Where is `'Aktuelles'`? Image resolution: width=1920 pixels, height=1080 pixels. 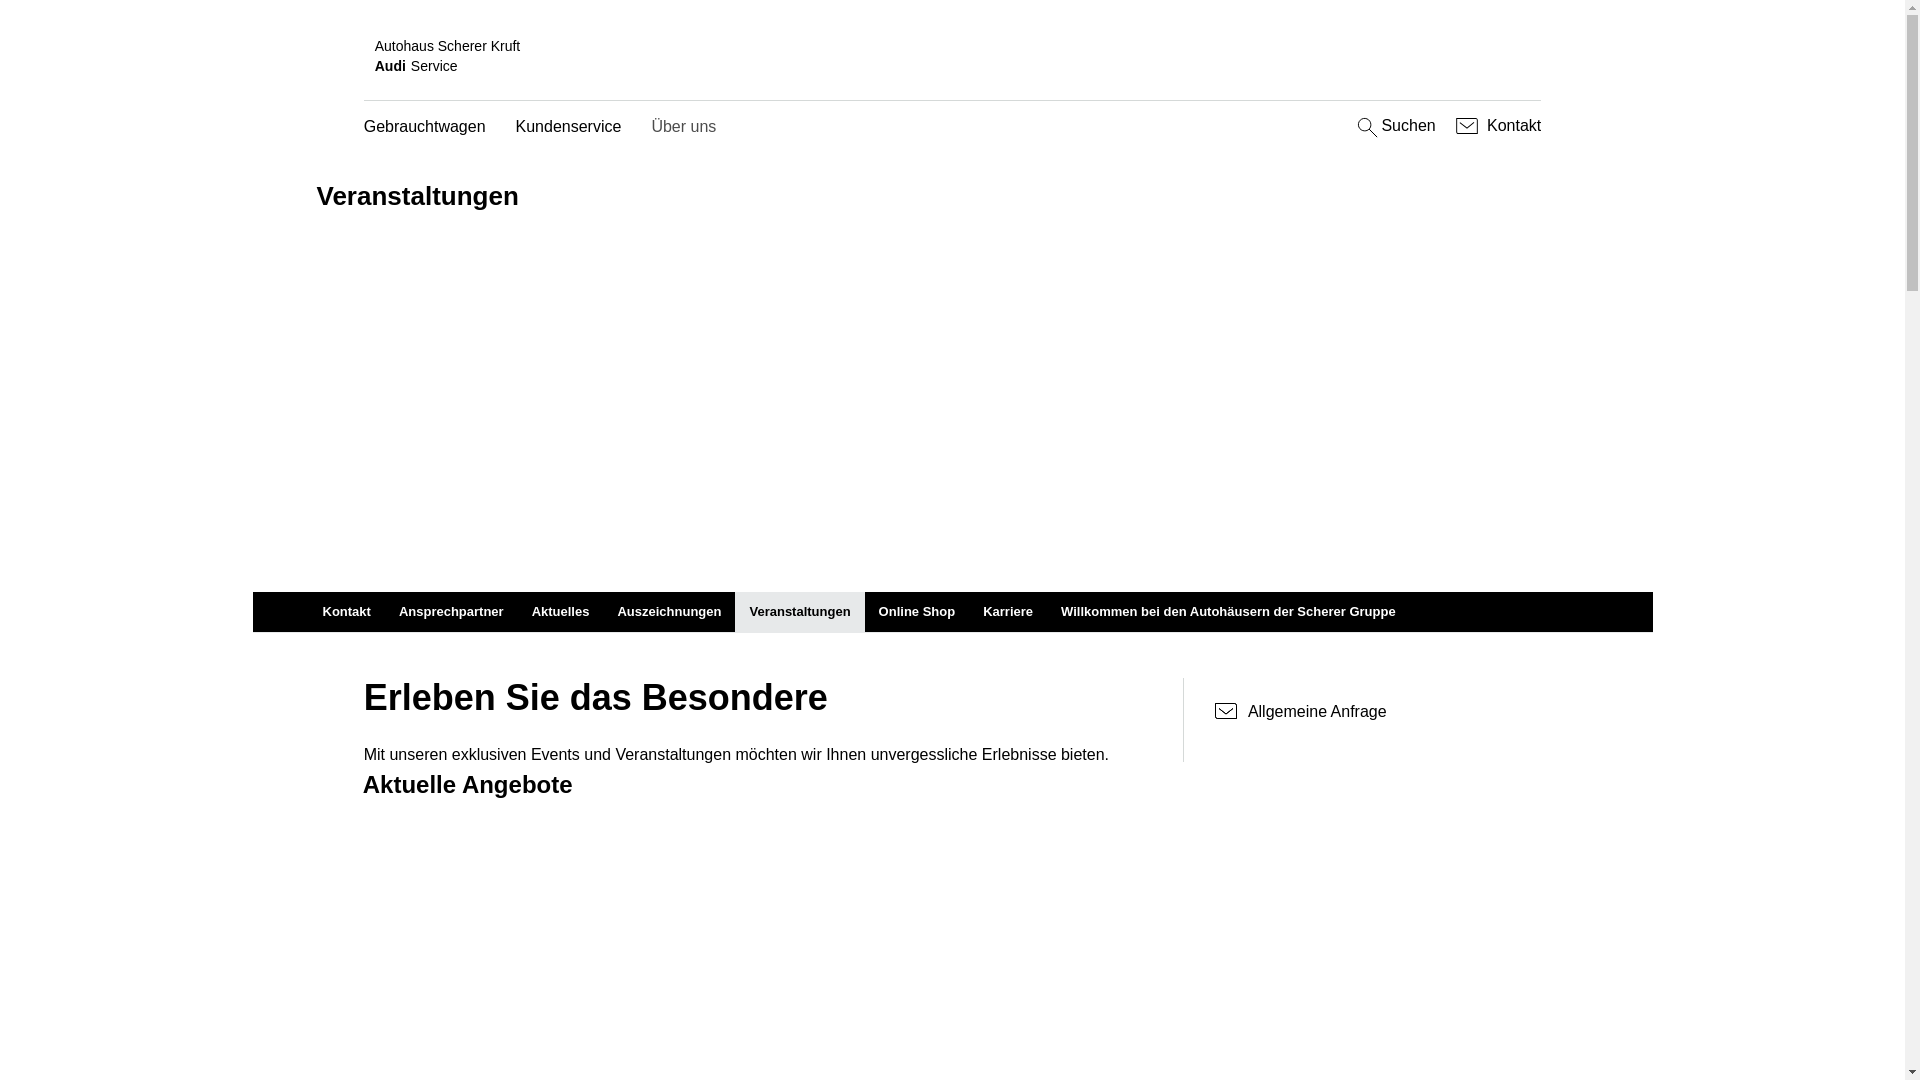 'Aktuelles' is located at coordinates (518, 611).